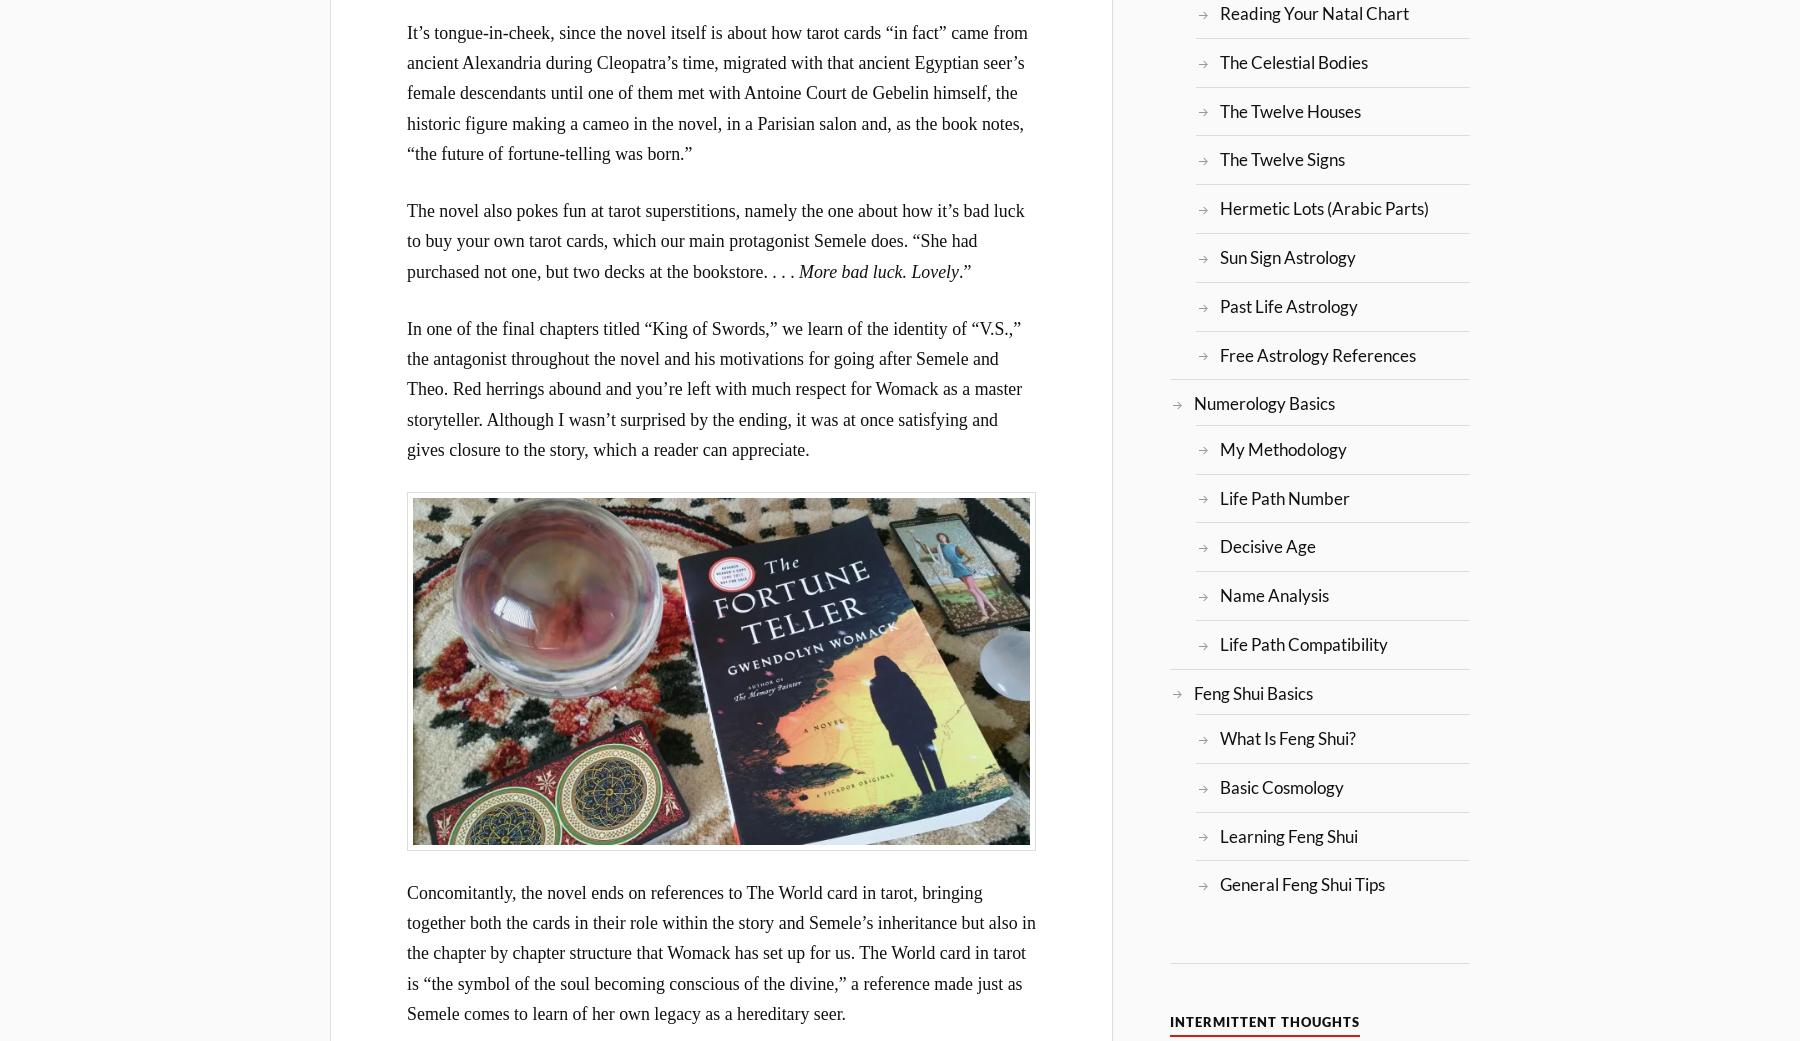 This screenshot has height=1041, width=1800. What do you see at coordinates (715, 91) in the screenshot?
I see `'It’s tongue-in-cheek, since the novel itself is about how tarot cards “in fact” came from ancient Alexandria during Cleopatra’s time, migrated with that ancient Egyptian seer’s female descendants until one of them met with Antoine Court de Gebelin himself, the historic figure making a cameo in the novel, in a Parisian salon and, as the book notes, “the future of fortune-telling was born.”'` at bounding box center [715, 91].